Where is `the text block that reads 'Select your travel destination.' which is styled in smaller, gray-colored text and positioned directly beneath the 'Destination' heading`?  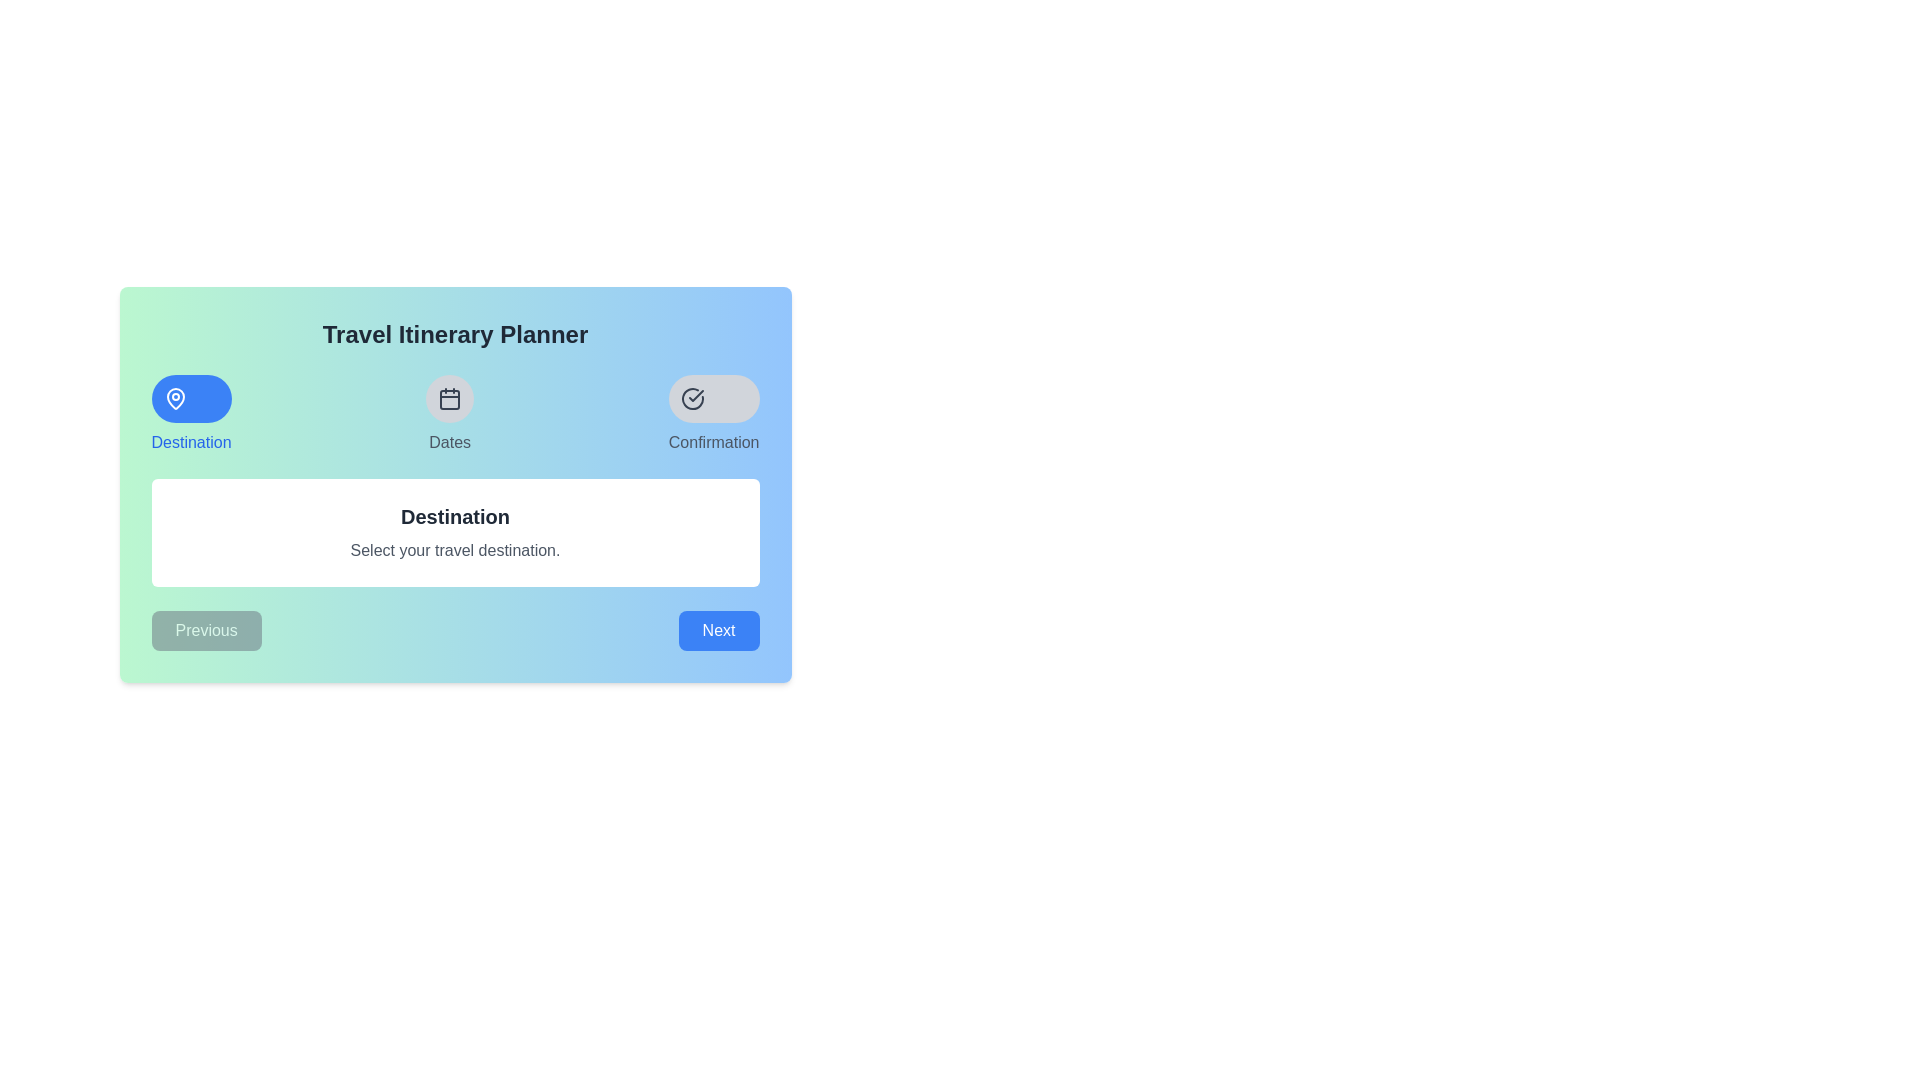 the text block that reads 'Select your travel destination.' which is styled in smaller, gray-colored text and positioned directly beneath the 'Destination' heading is located at coordinates (454, 551).